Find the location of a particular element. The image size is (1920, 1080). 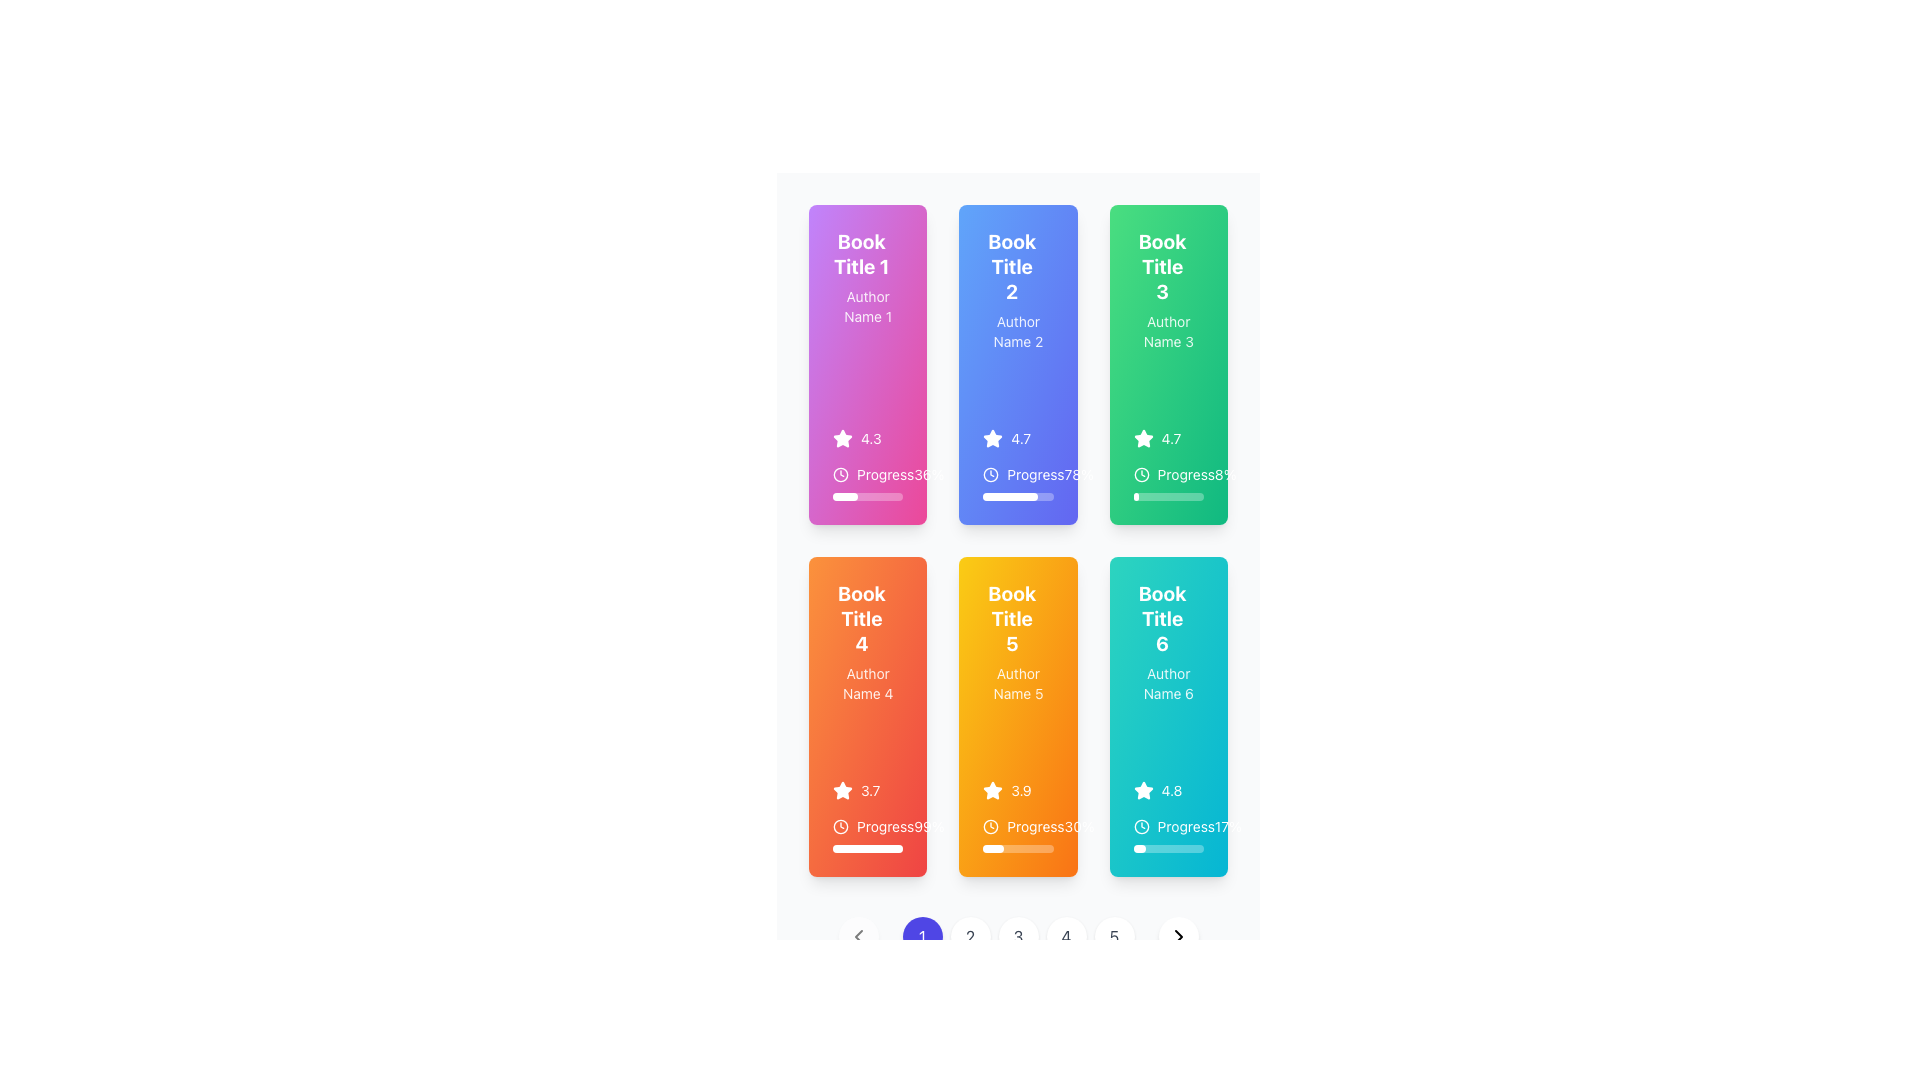

the circular button with a white background and the number '3' in gray text is located at coordinates (1018, 937).